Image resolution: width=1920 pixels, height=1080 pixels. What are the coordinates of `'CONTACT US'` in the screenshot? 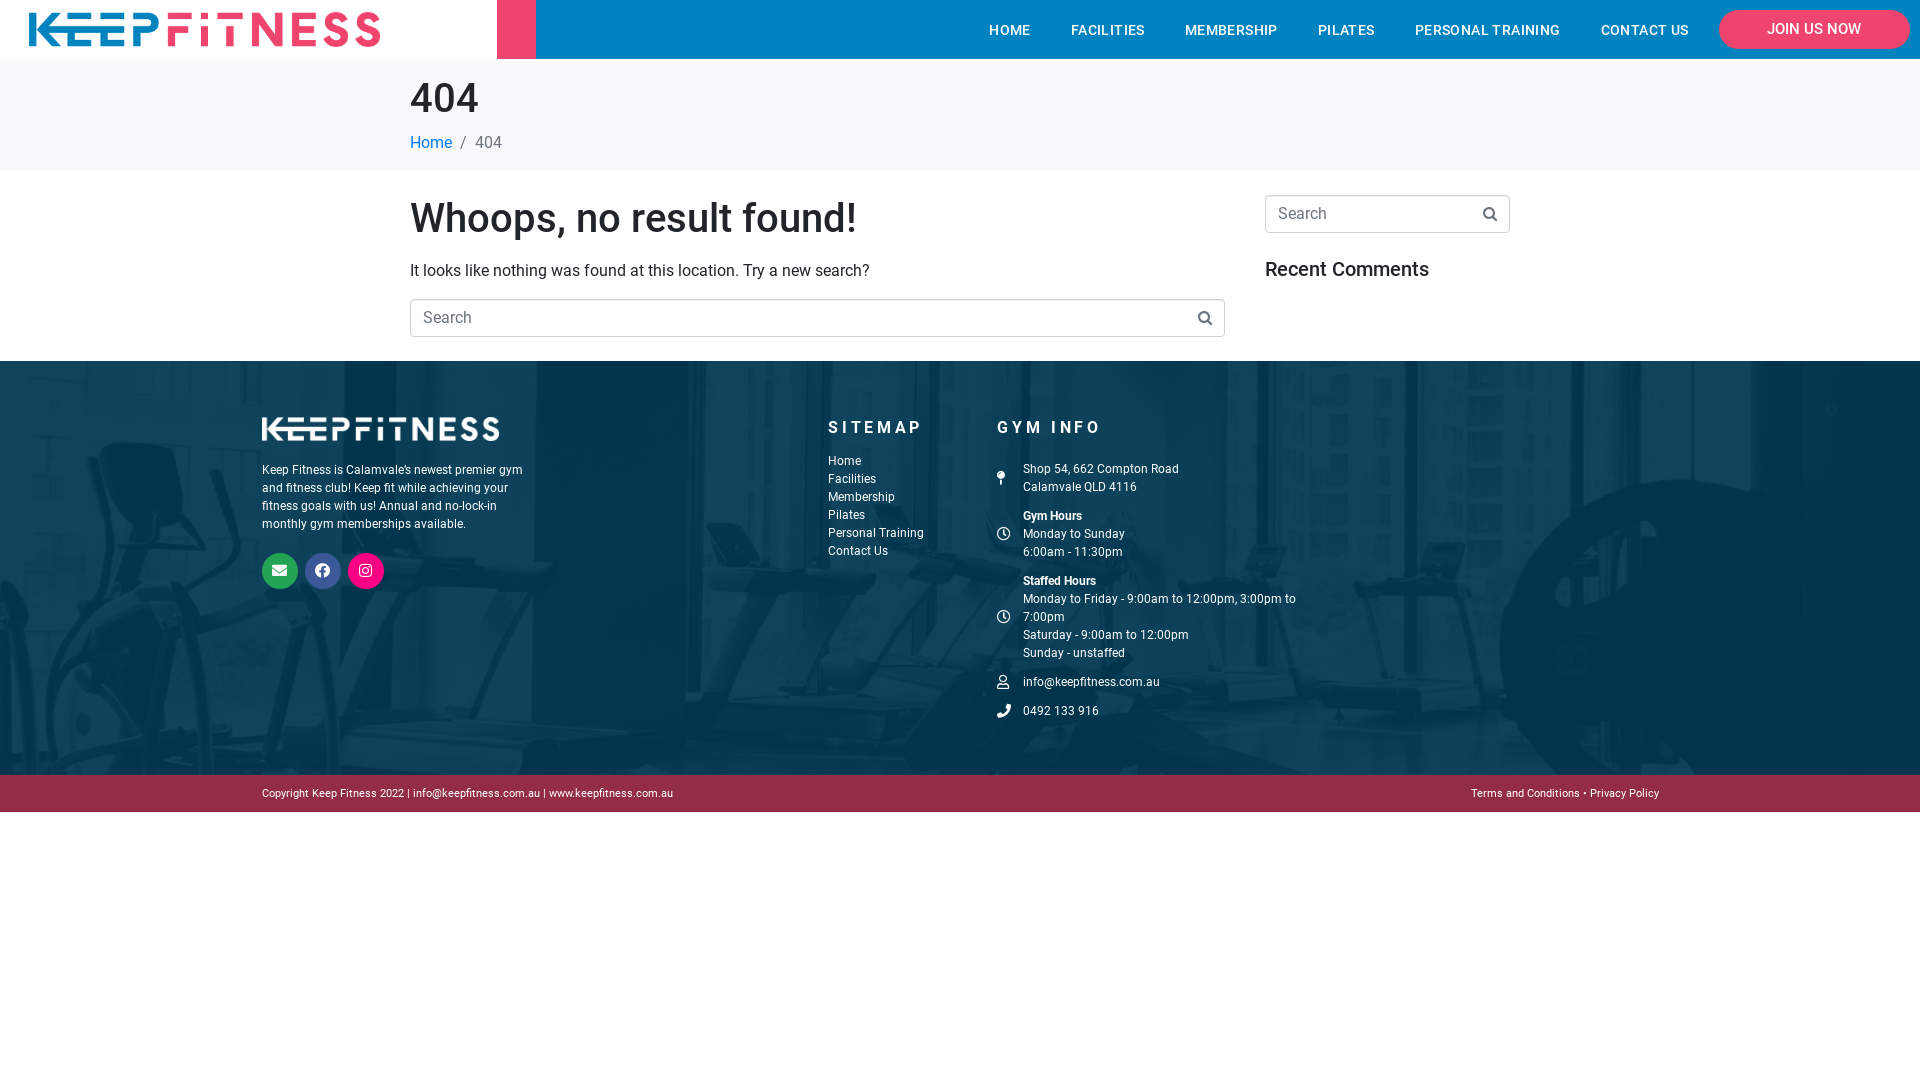 It's located at (1645, 30).